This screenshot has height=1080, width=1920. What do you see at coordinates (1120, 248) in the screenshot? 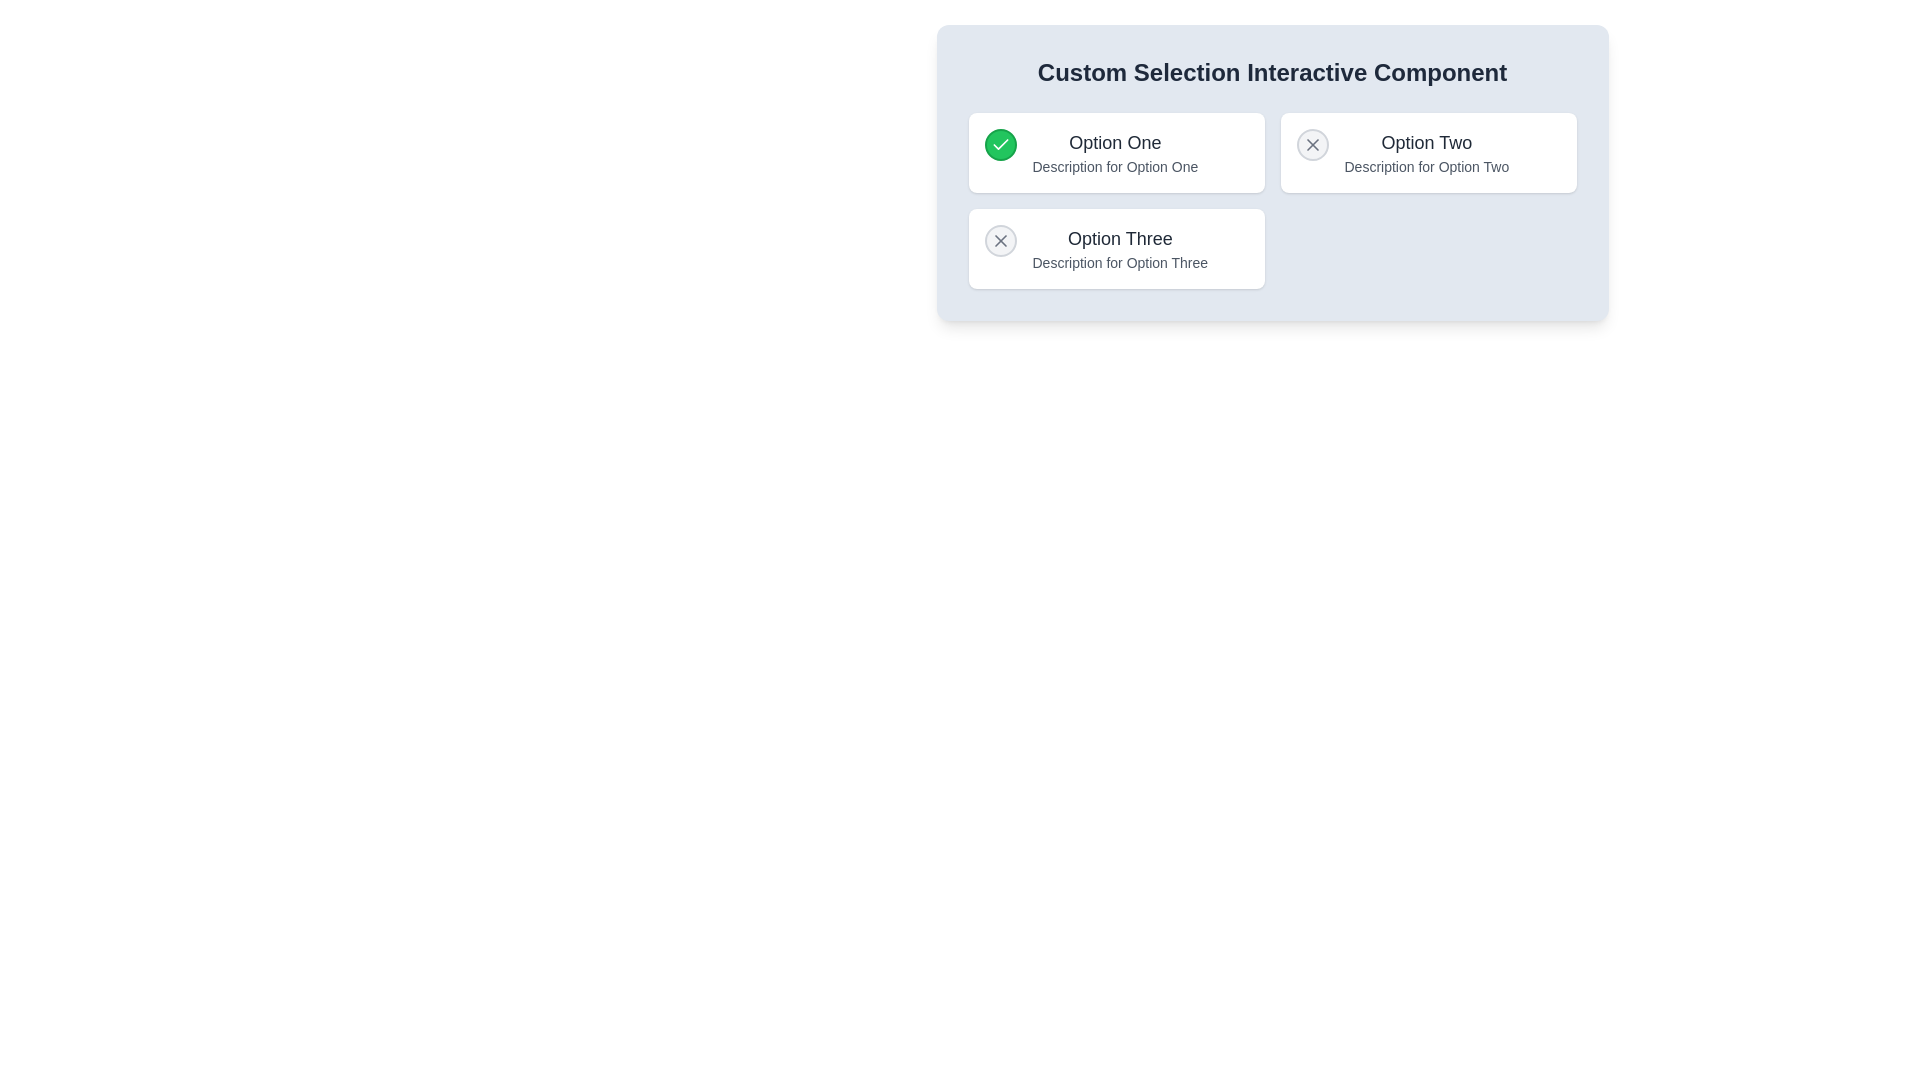
I see `the third option` at bounding box center [1120, 248].